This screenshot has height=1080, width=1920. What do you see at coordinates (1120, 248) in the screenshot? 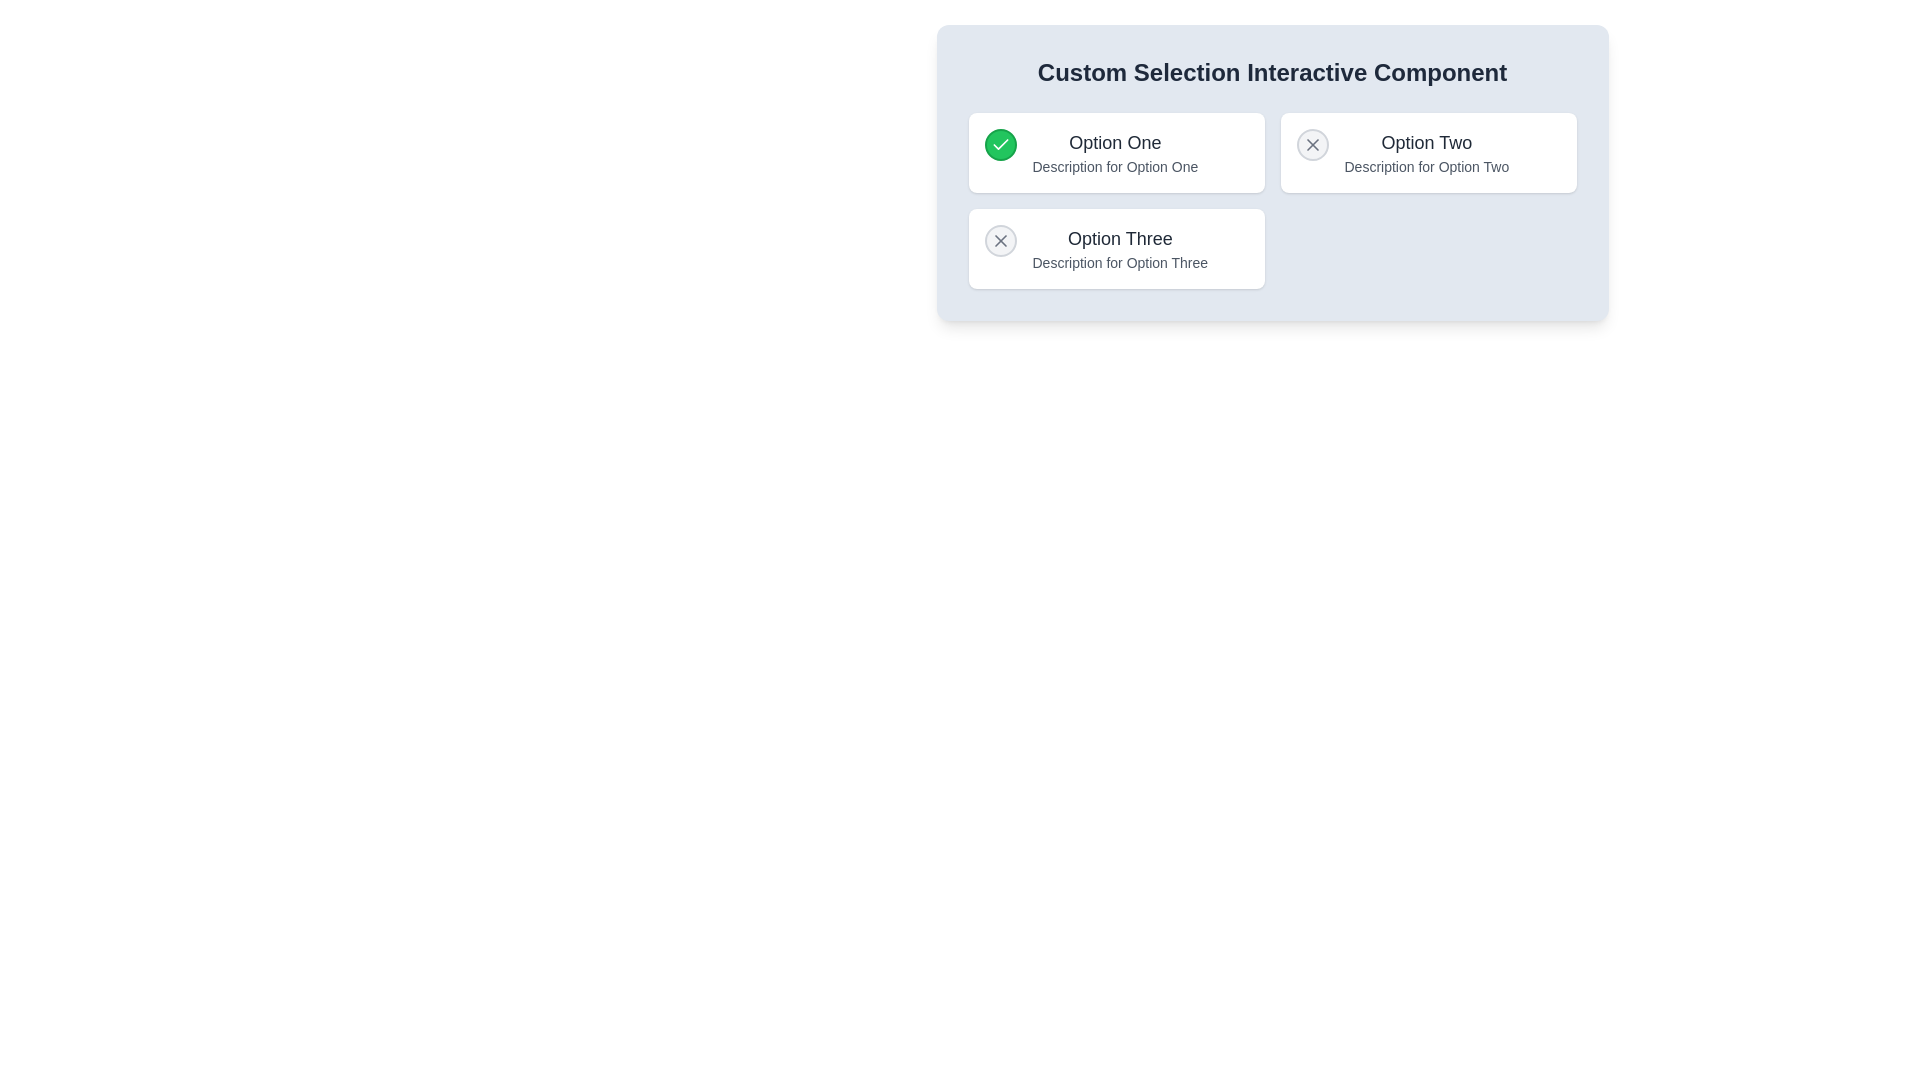
I see `the third option` at bounding box center [1120, 248].